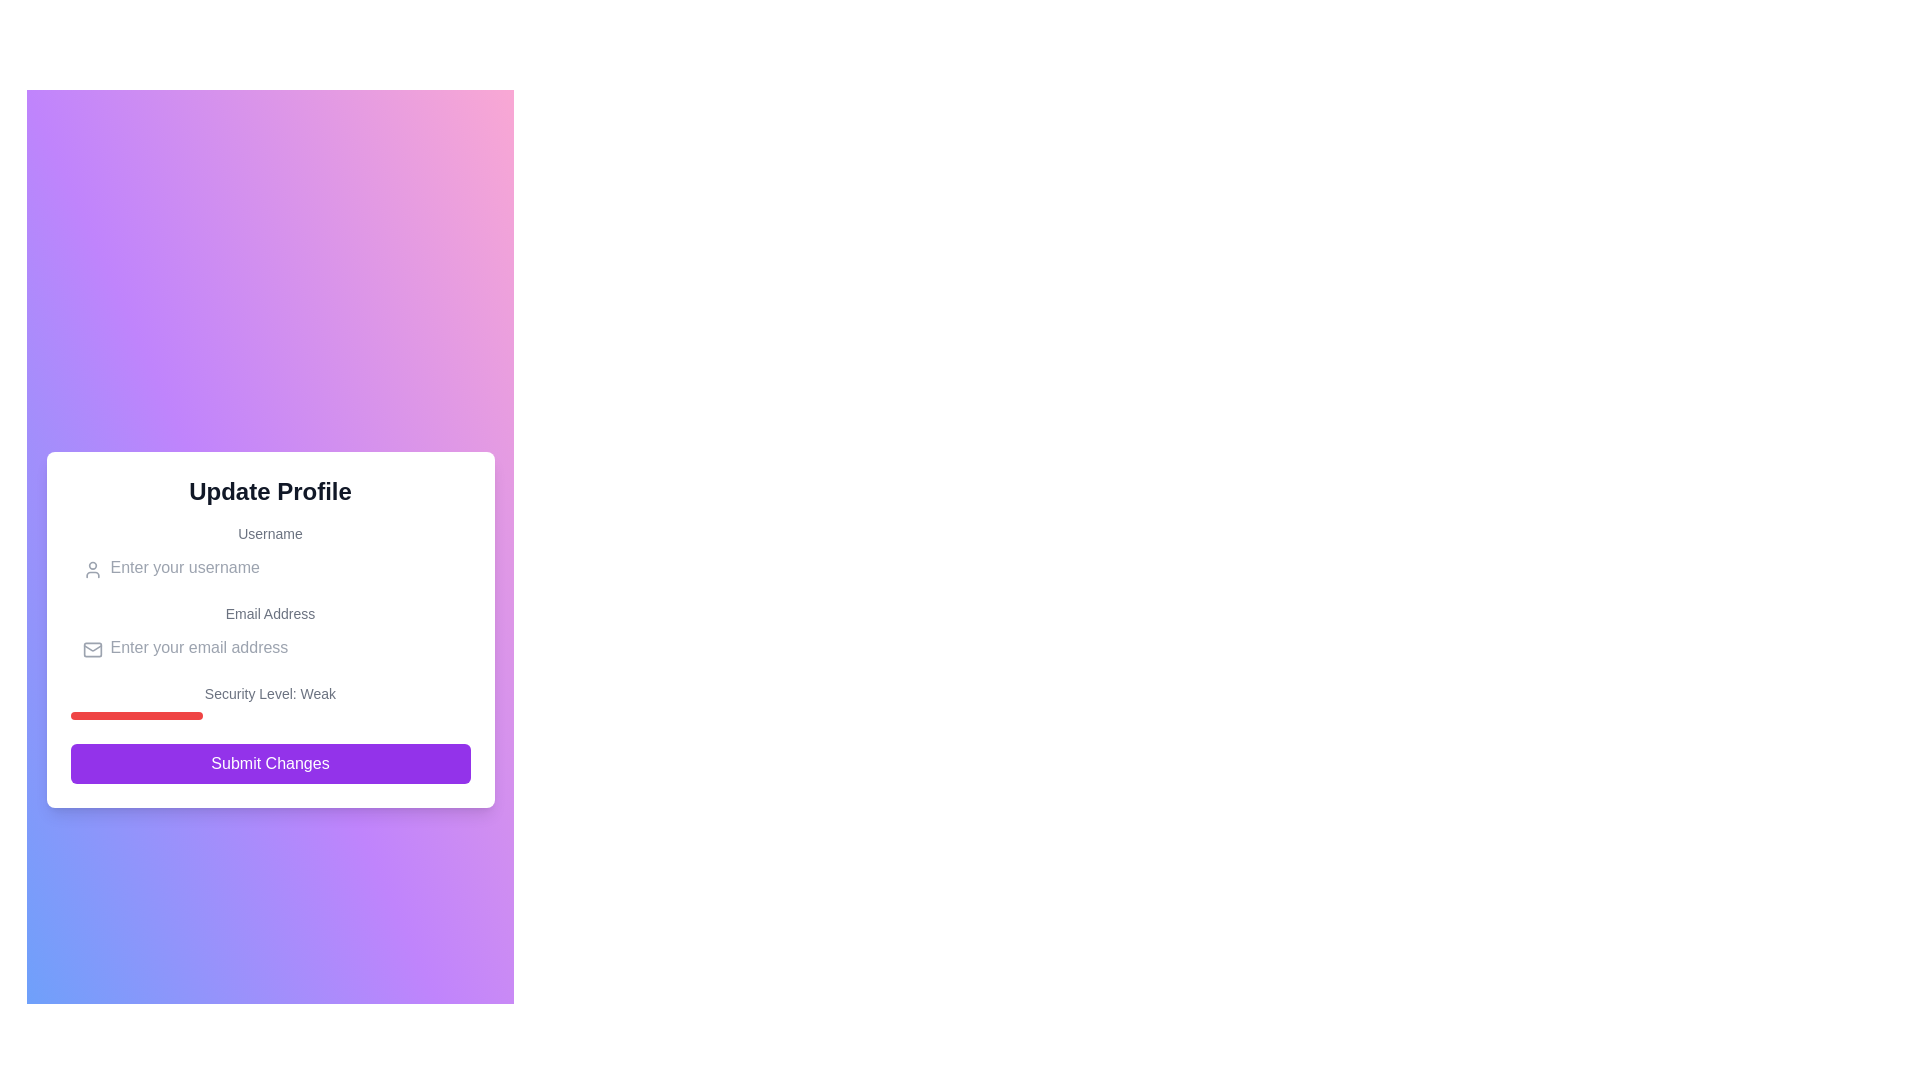 The width and height of the screenshot is (1920, 1080). I want to click on text from the heading element that serves as the title for the profile update section, which is positioned at the top of the form-like structure, so click(269, 492).